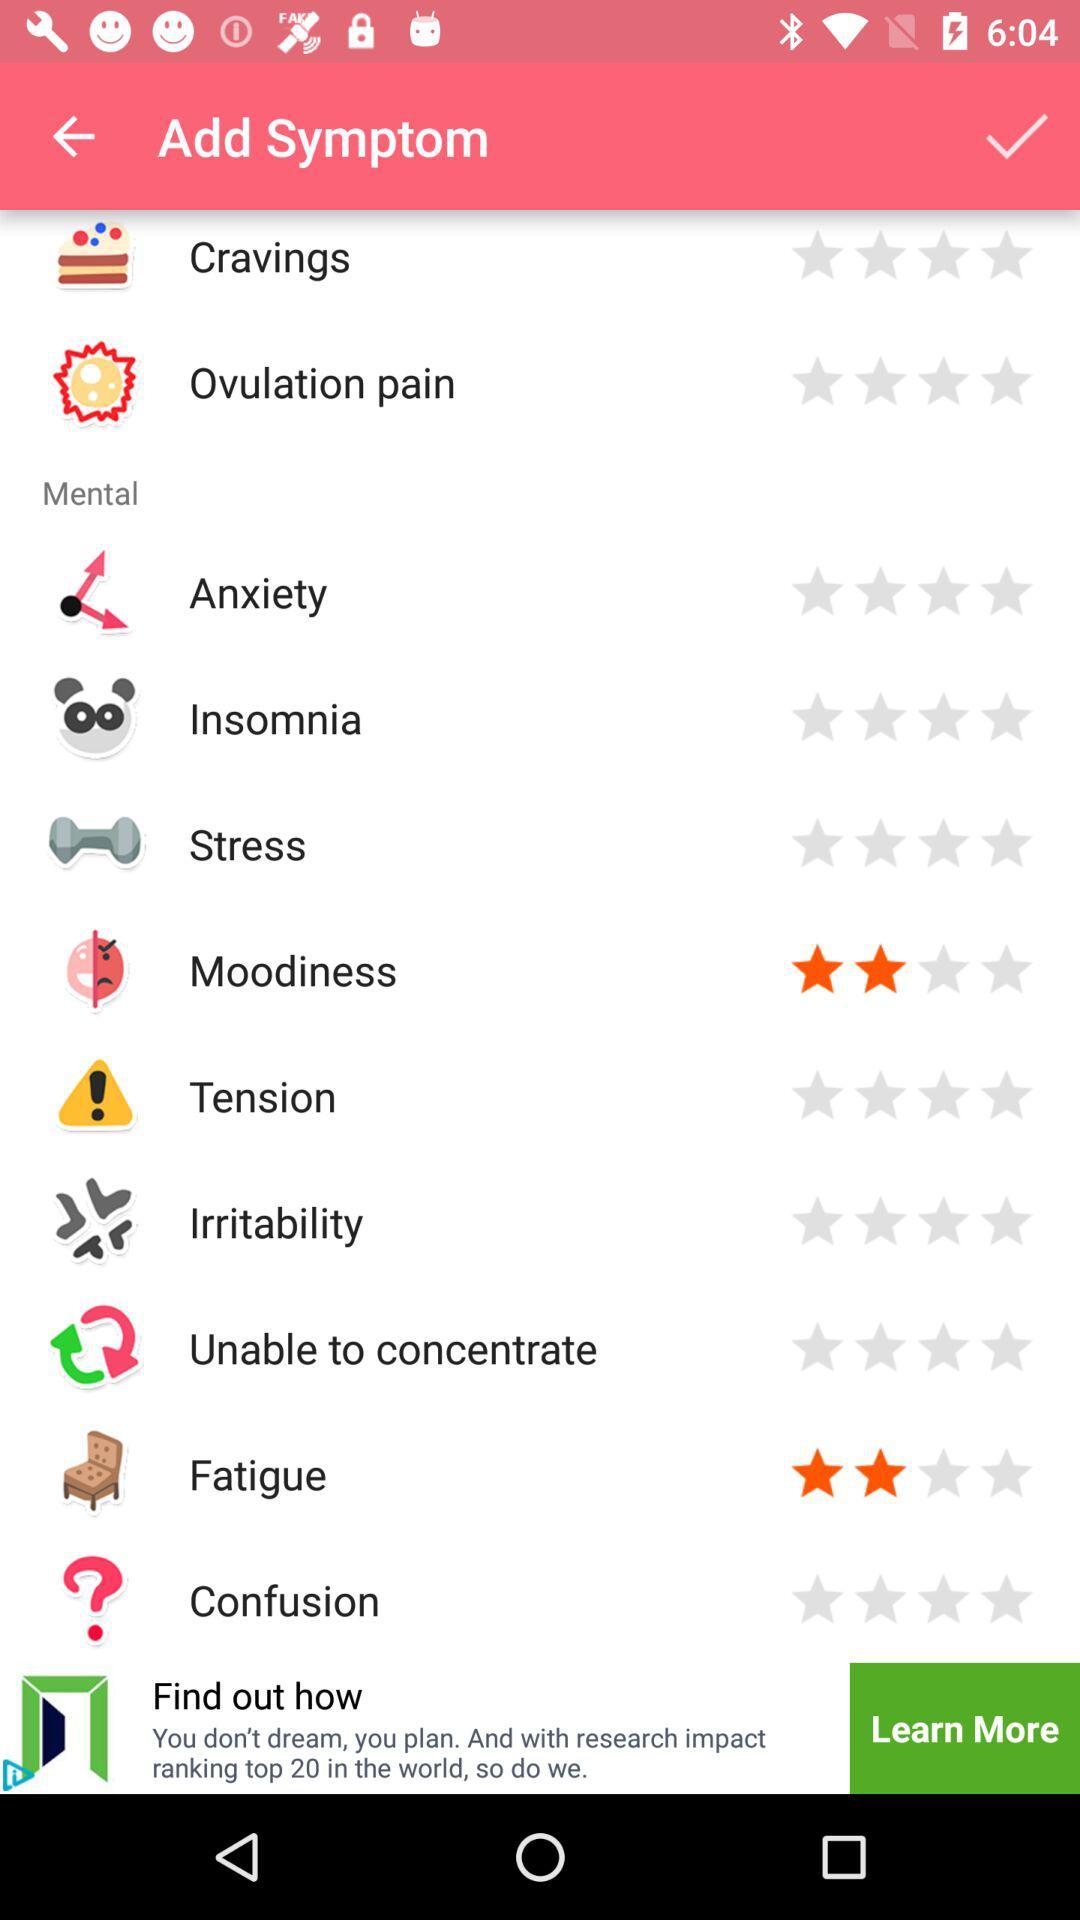 The height and width of the screenshot is (1920, 1080). What do you see at coordinates (817, 1347) in the screenshot?
I see `rate 1 star` at bounding box center [817, 1347].